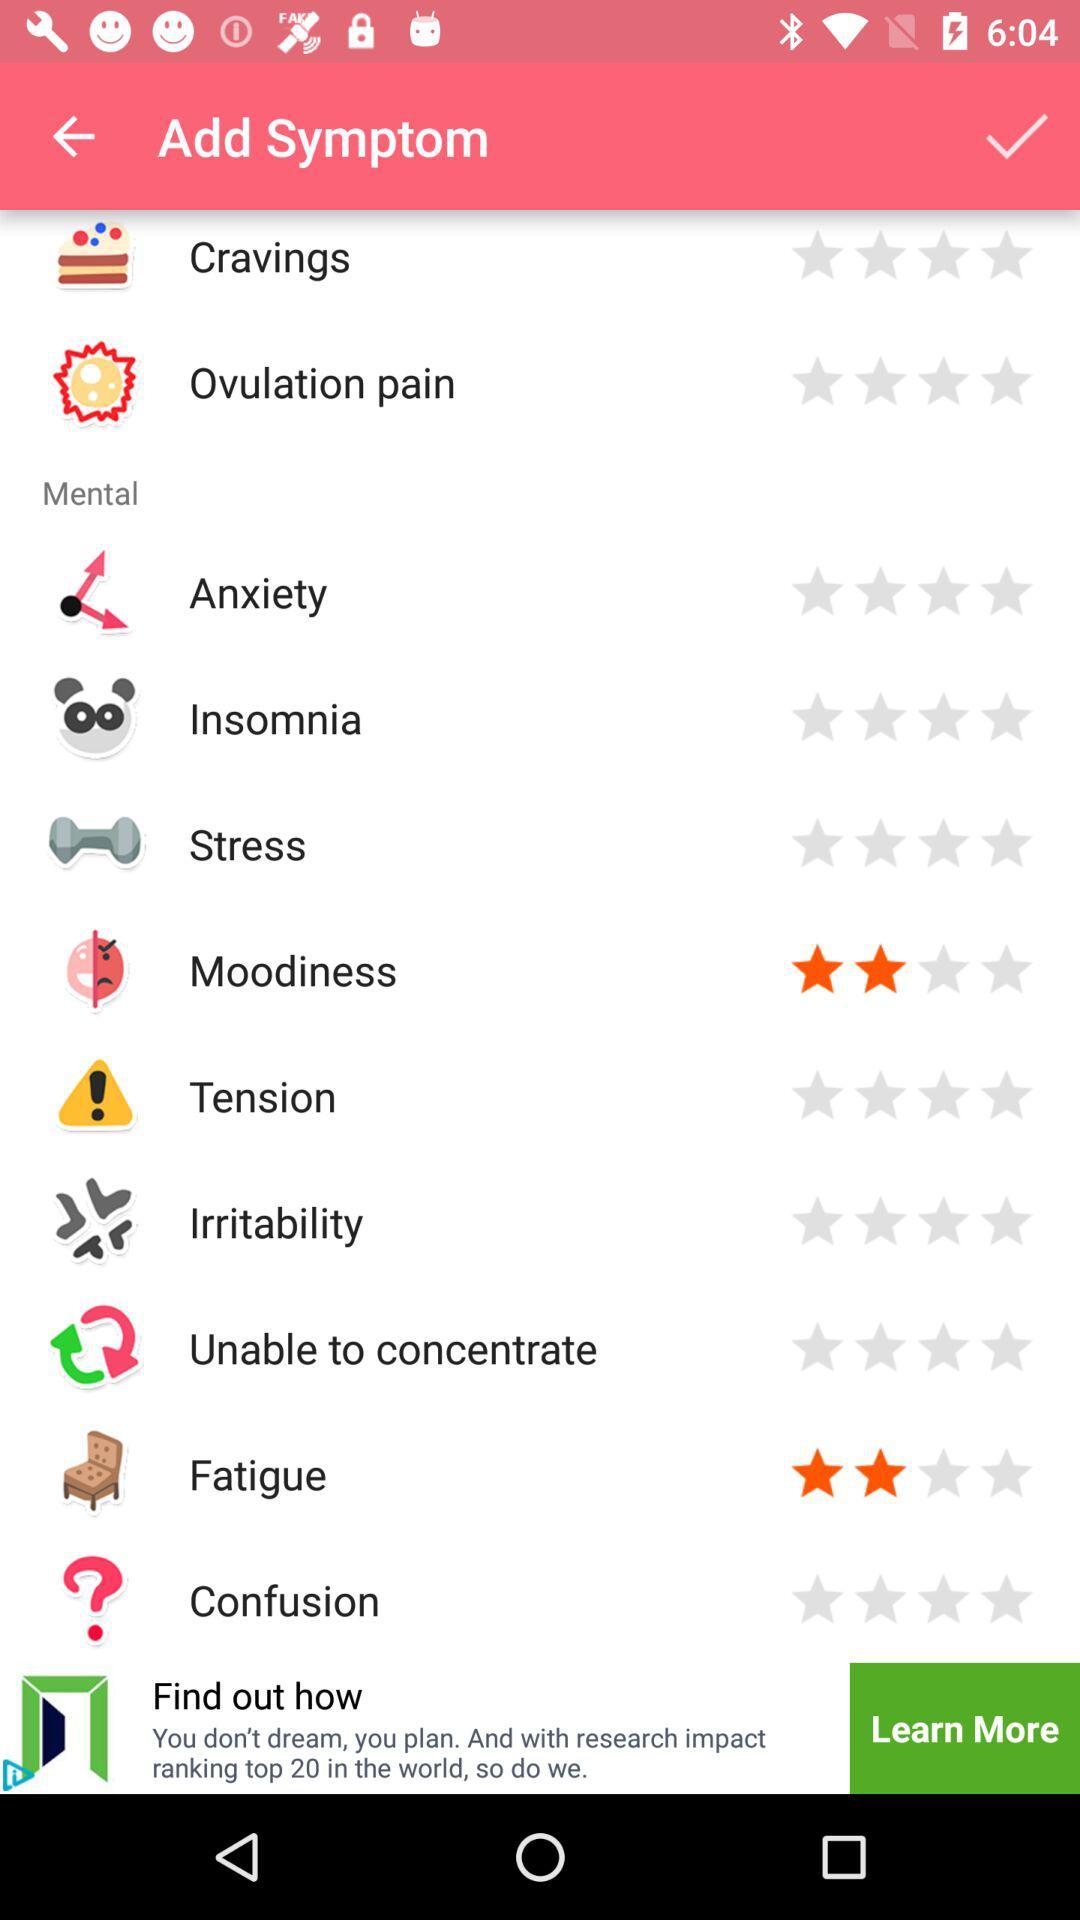 The height and width of the screenshot is (1920, 1080). What do you see at coordinates (817, 1347) in the screenshot?
I see `rate 1 star` at bounding box center [817, 1347].